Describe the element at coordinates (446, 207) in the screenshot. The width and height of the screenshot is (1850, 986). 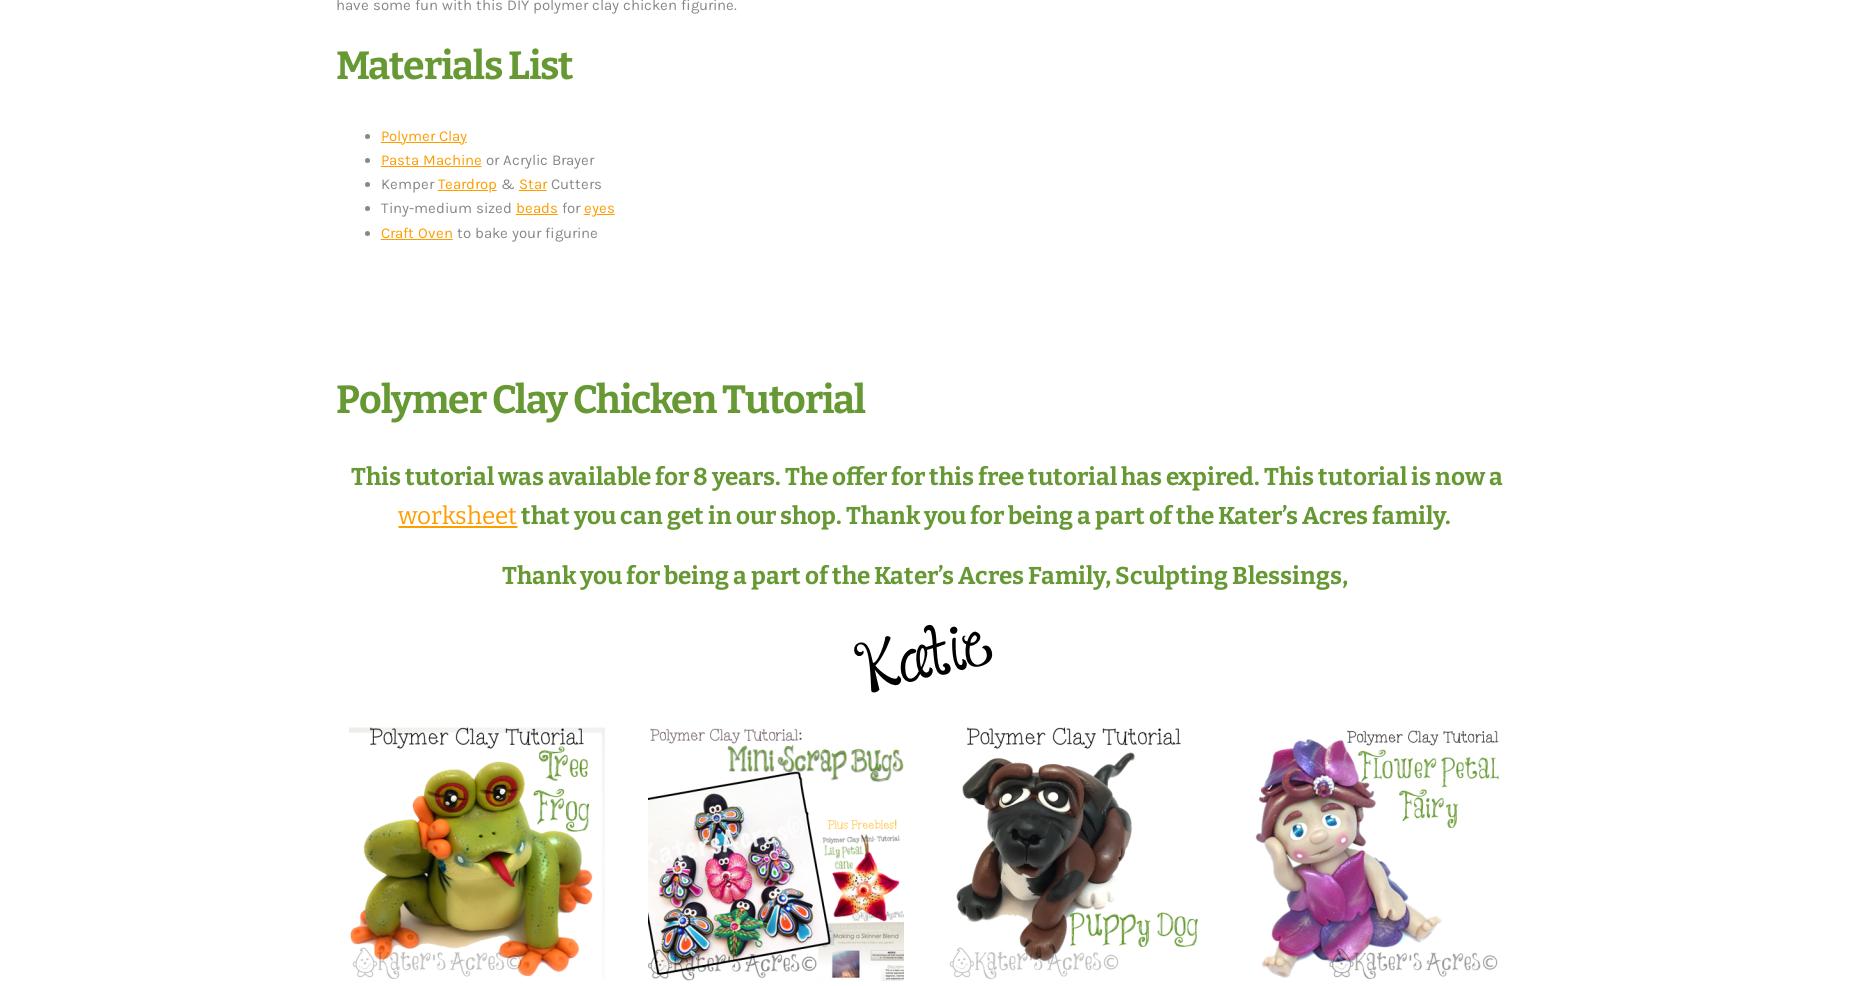
I see `'Tiny-medium sized'` at that location.